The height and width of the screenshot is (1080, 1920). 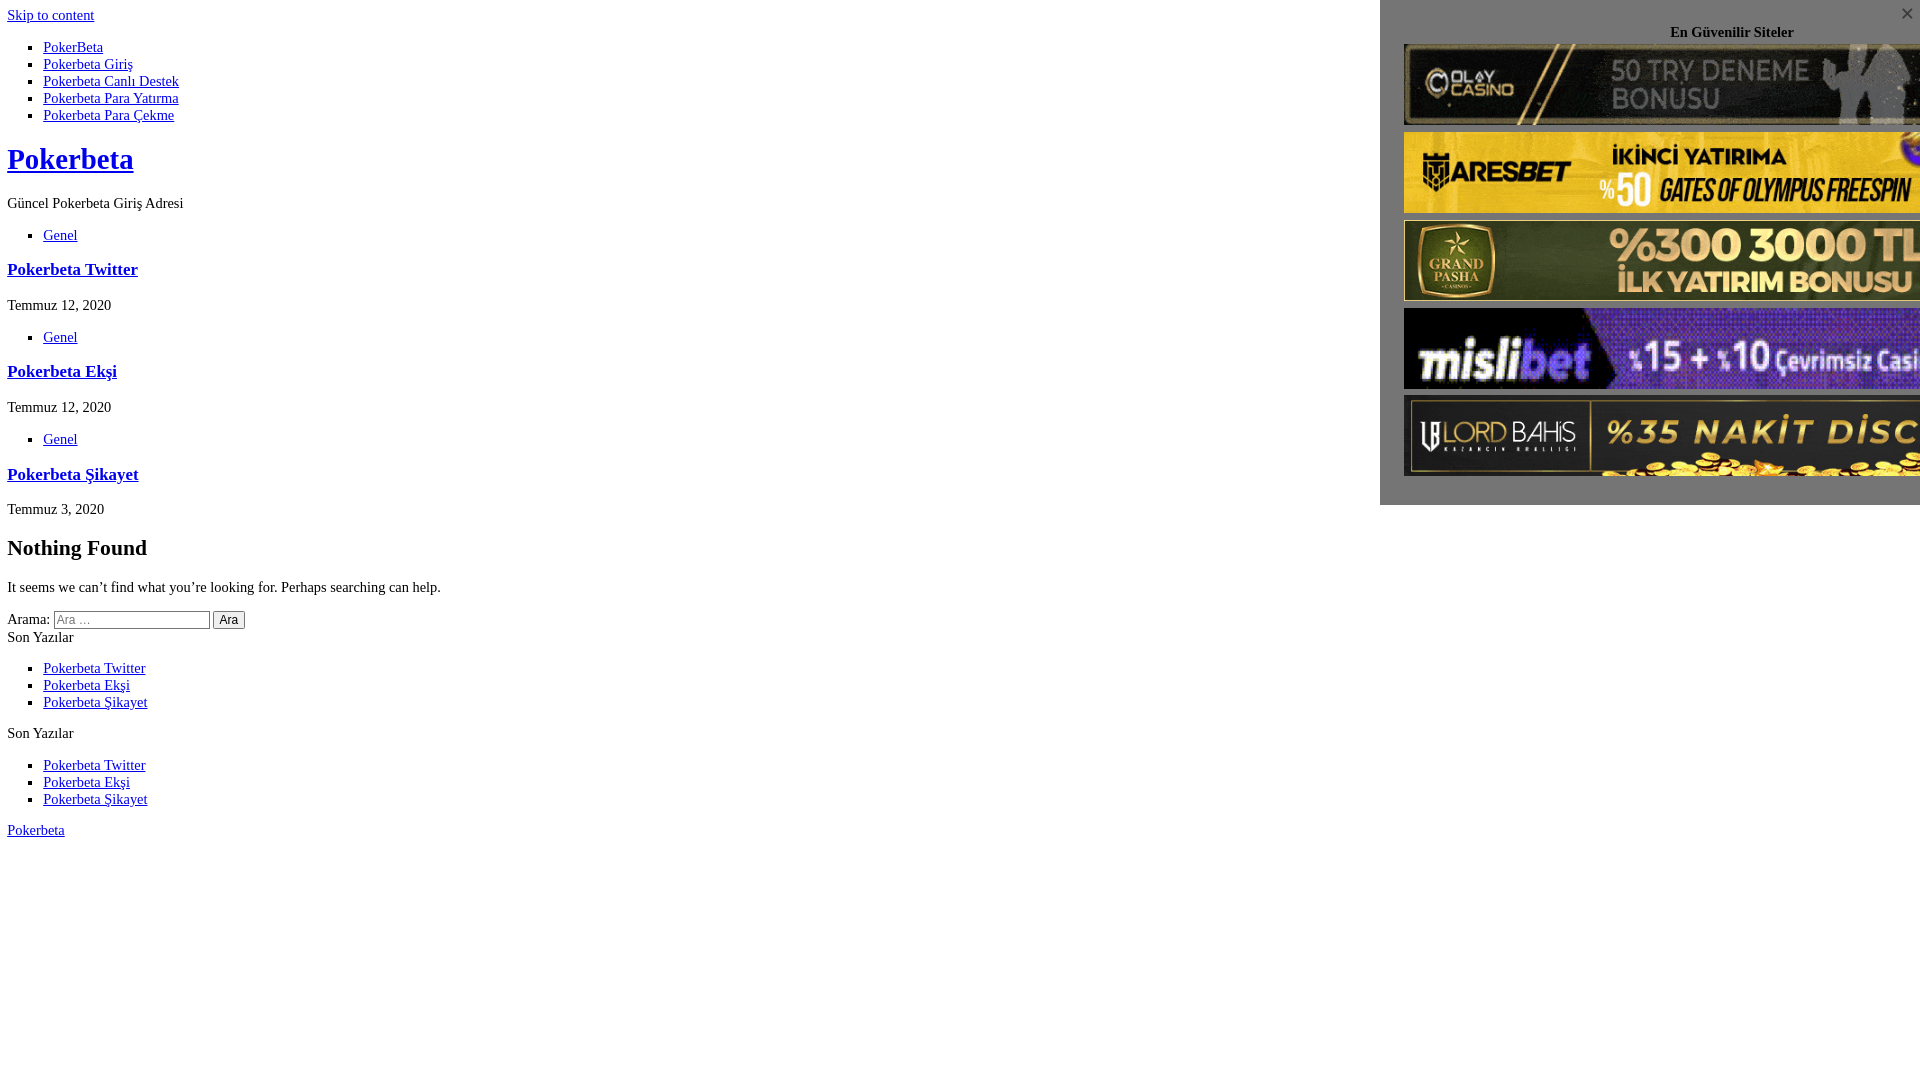 What do you see at coordinates (80, 50) in the screenshot?
I see `'PokerBeta'` at bounding box center [80, 50].